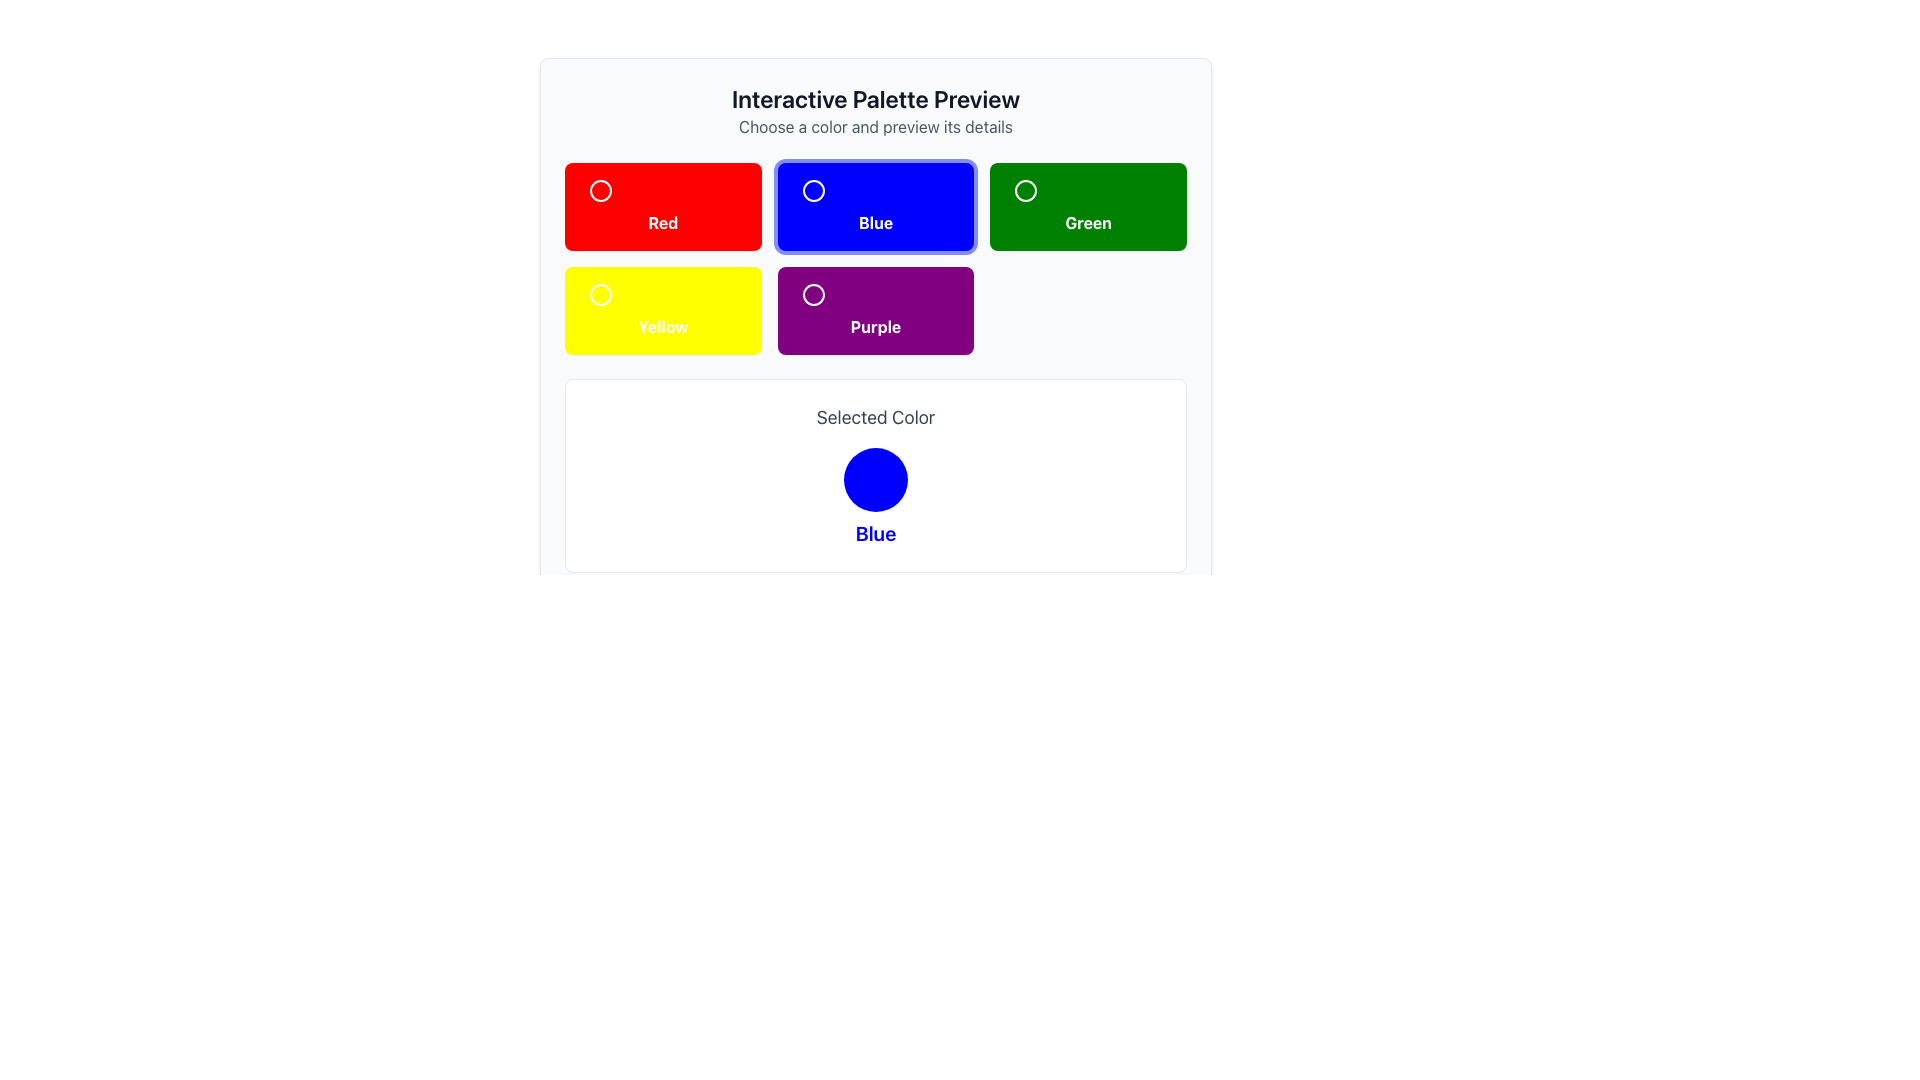  Describe the element at coordinates (875, 223) in the screenshot. I see `text content displayed in bold white font that says 'Blue', located in the blue rectangular button with rounded corners in the middle row of a 2x3 grid layout` at that location.